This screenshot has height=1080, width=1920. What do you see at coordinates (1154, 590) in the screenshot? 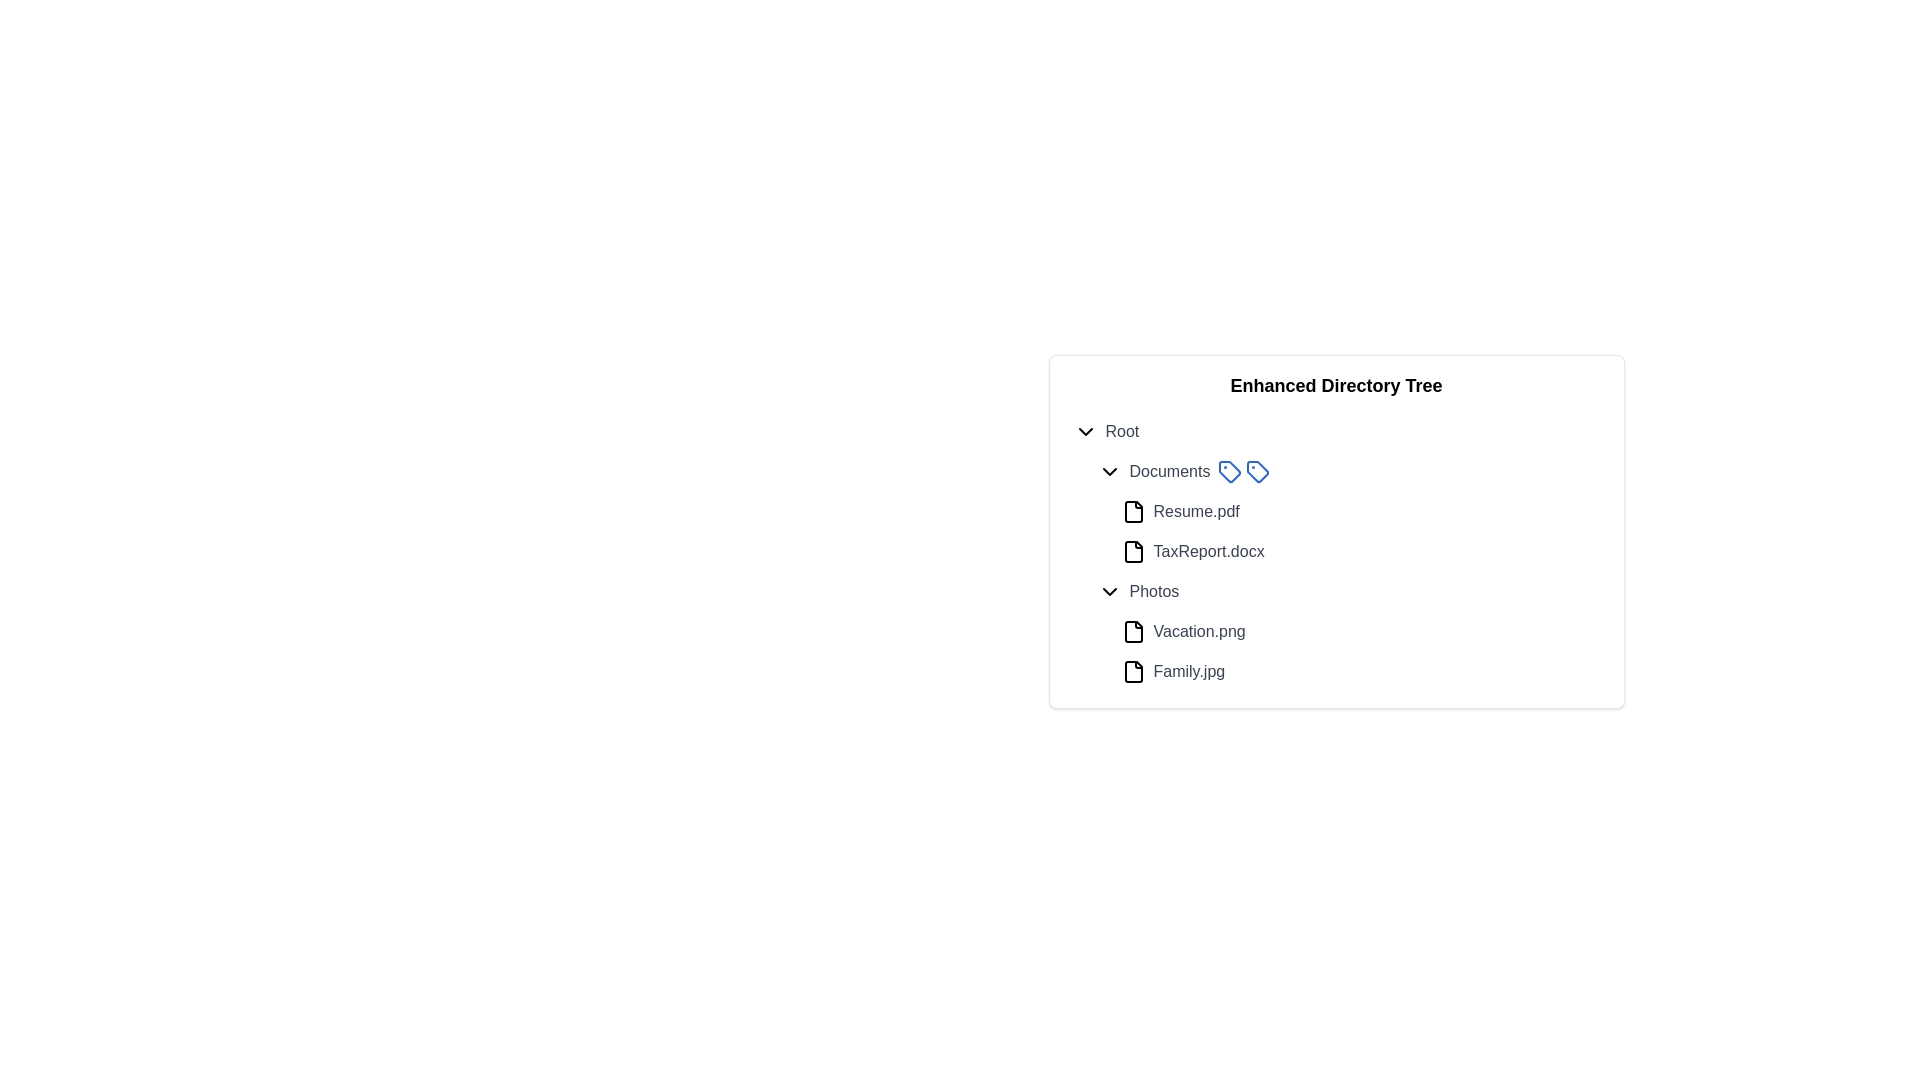
I see `the 'Photos' text label, which is styled in gray and located under the 'Documents' section of the file viewer widget` at bounding box center [1154, 590].